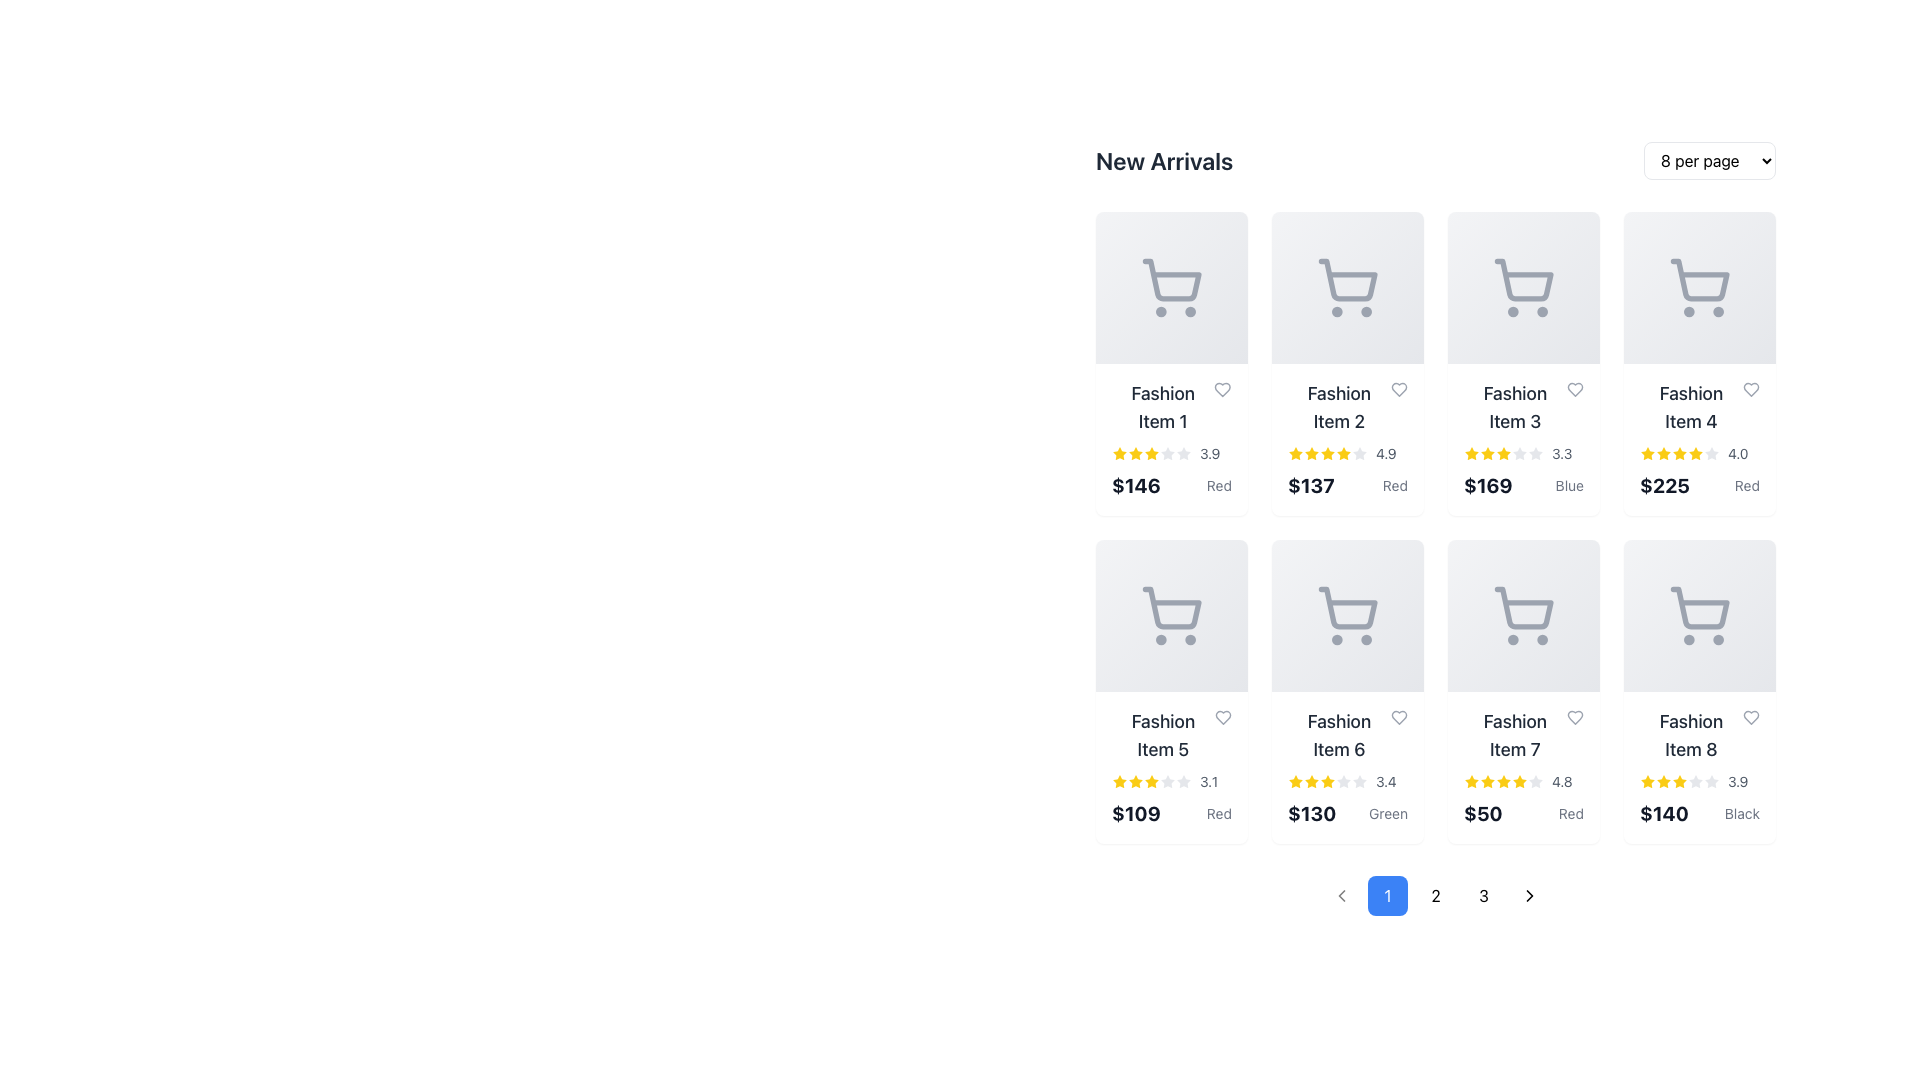  I want to click on the fifth star icon in the rating component of the 'Fashion Item 4' card, which is a small, gray-outlined star that is hollow and located in the first row, fourth column of the products grid, so click(1711, 454).